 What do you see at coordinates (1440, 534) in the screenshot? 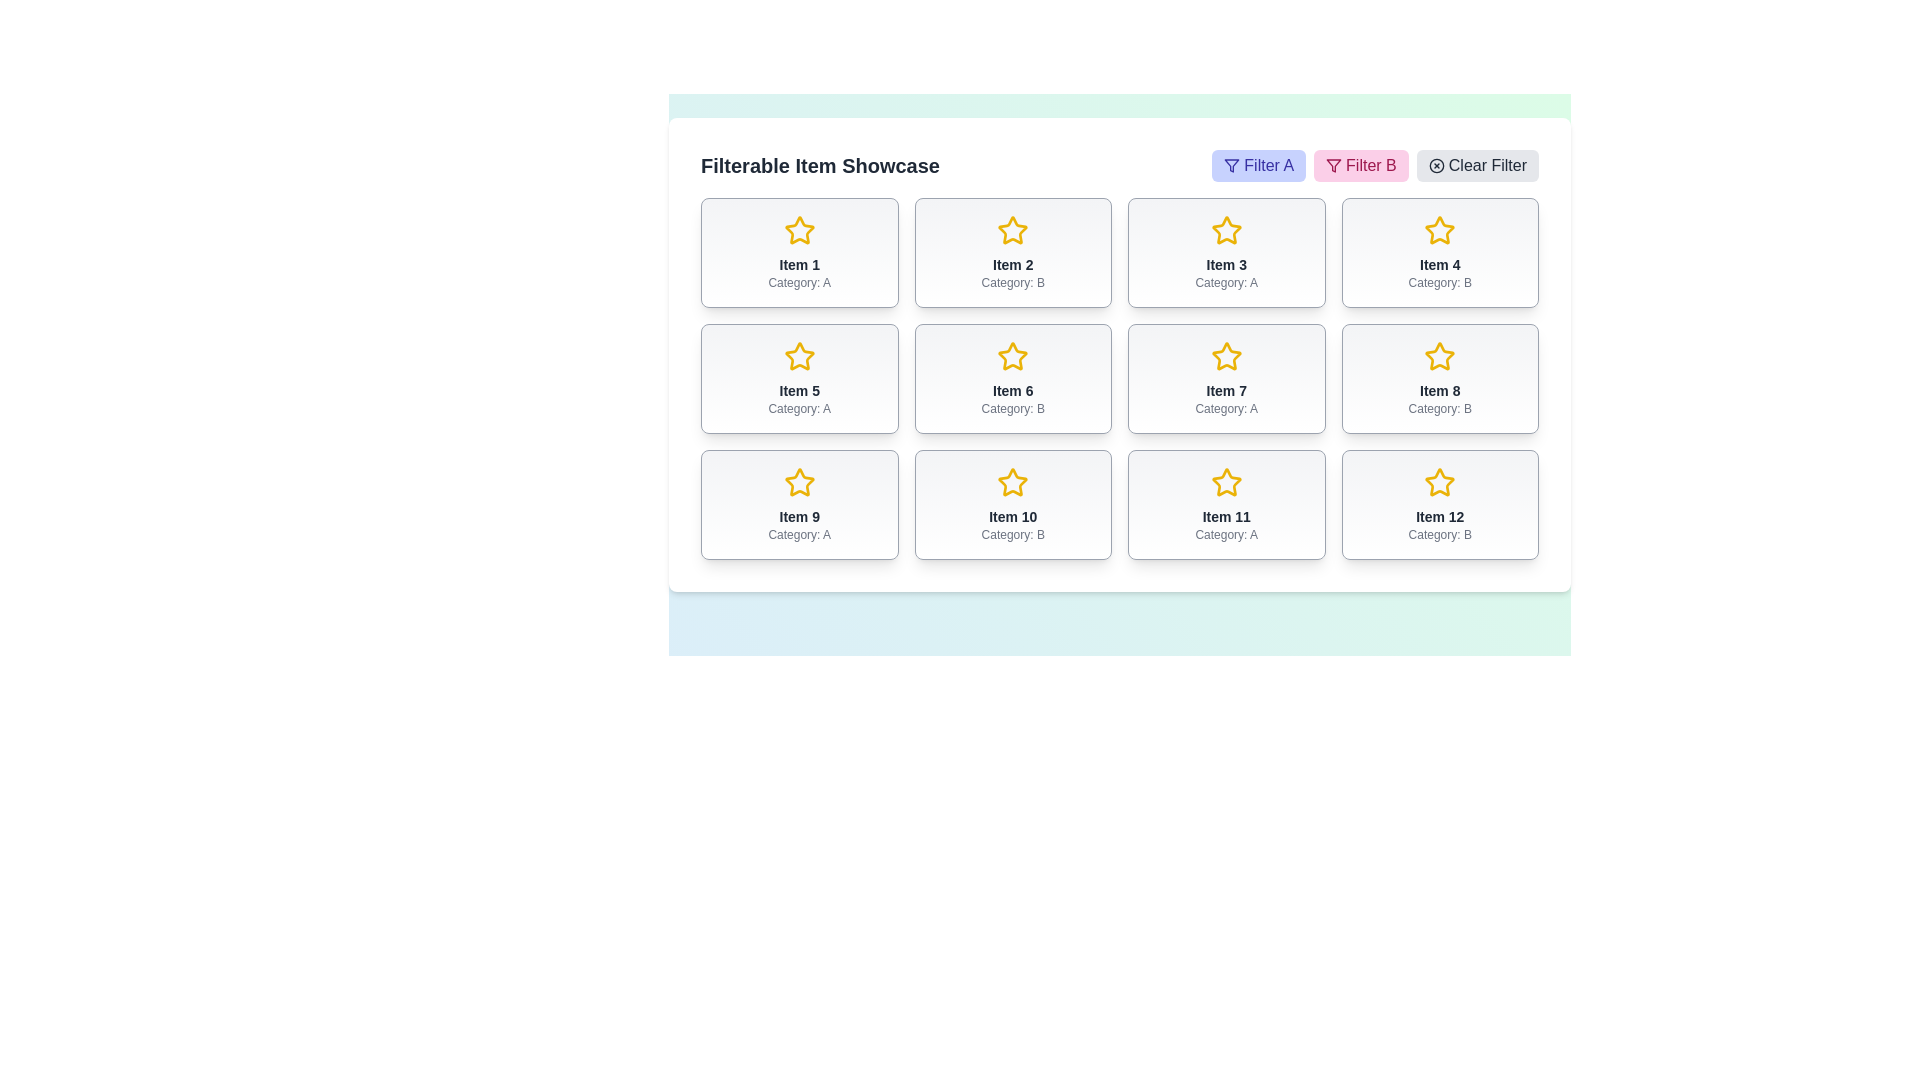
I see `the small gray text label that reads 'Category: B', located under the 'Item 12' heading in the last card of the grid's lower right corner` at bounding box center [1440, 534].